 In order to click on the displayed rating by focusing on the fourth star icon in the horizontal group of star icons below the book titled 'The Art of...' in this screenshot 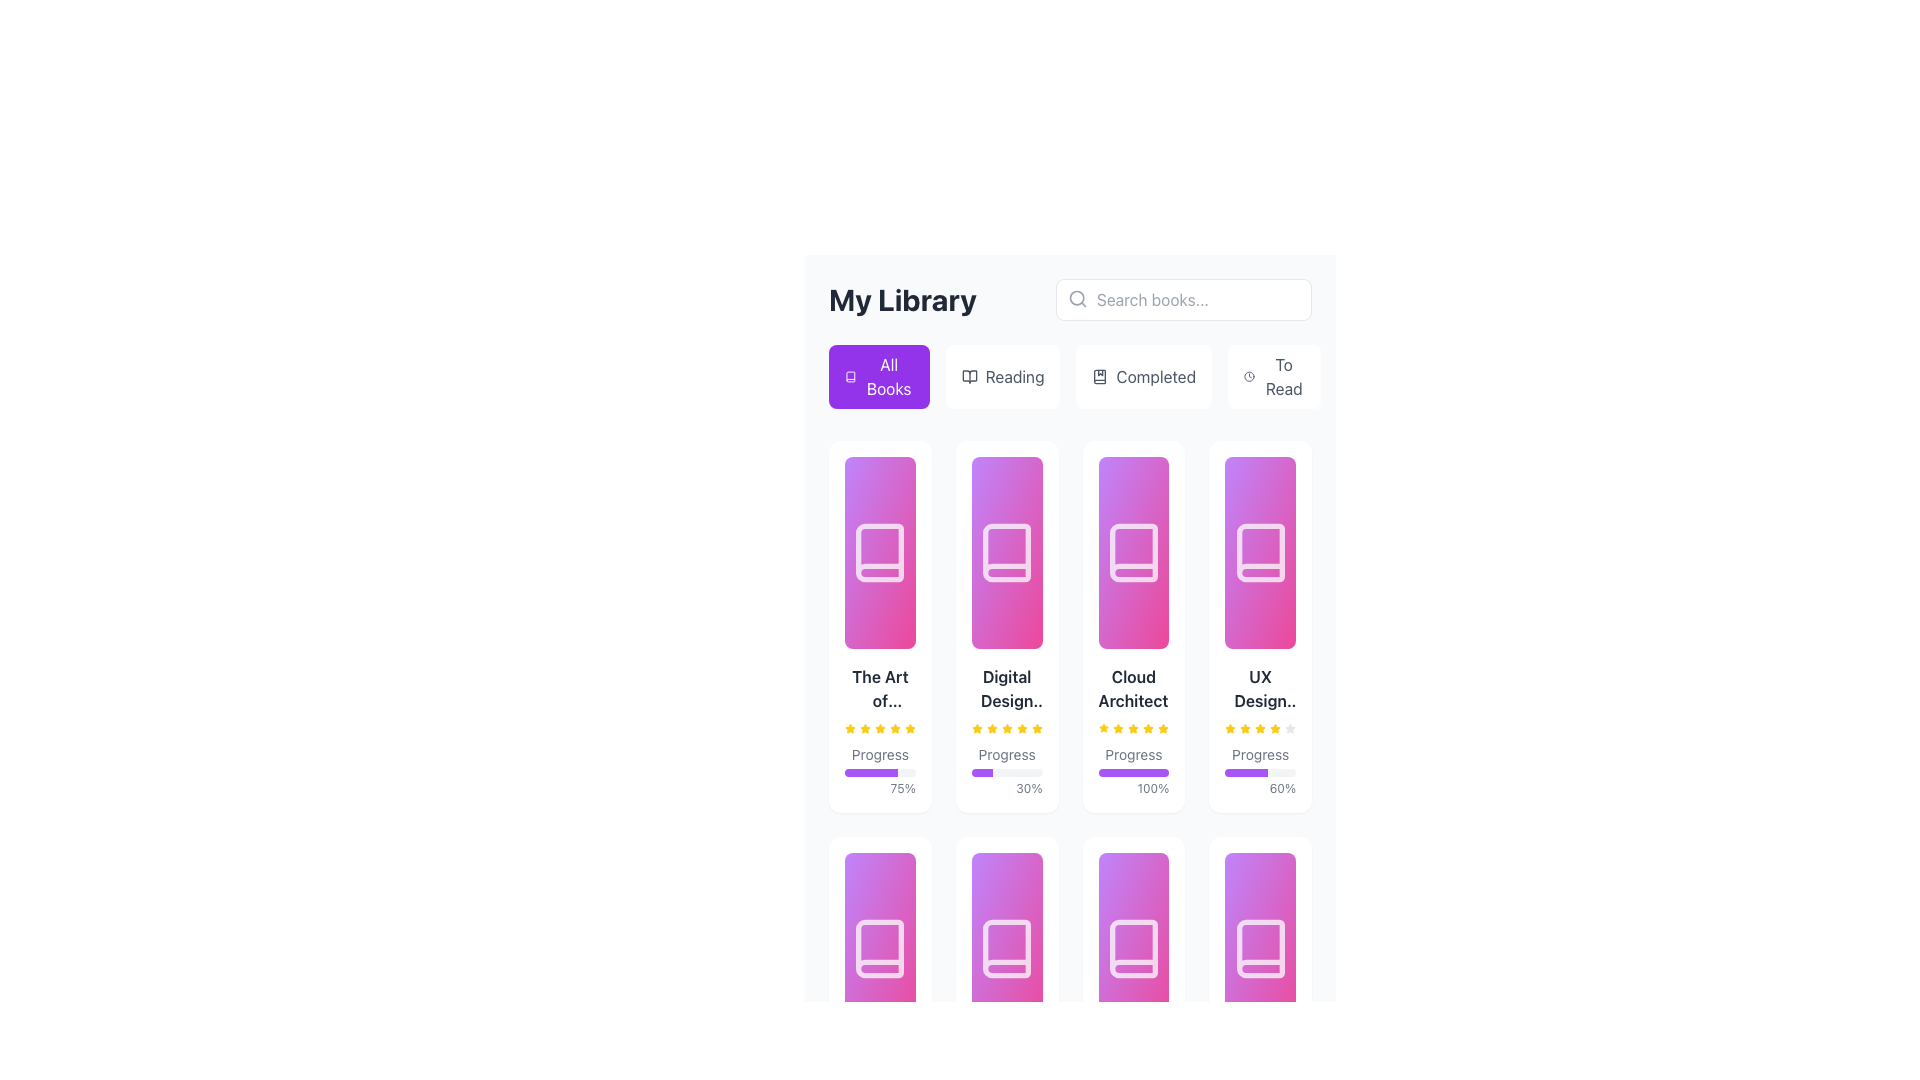, I will do `click(880, 729)`.